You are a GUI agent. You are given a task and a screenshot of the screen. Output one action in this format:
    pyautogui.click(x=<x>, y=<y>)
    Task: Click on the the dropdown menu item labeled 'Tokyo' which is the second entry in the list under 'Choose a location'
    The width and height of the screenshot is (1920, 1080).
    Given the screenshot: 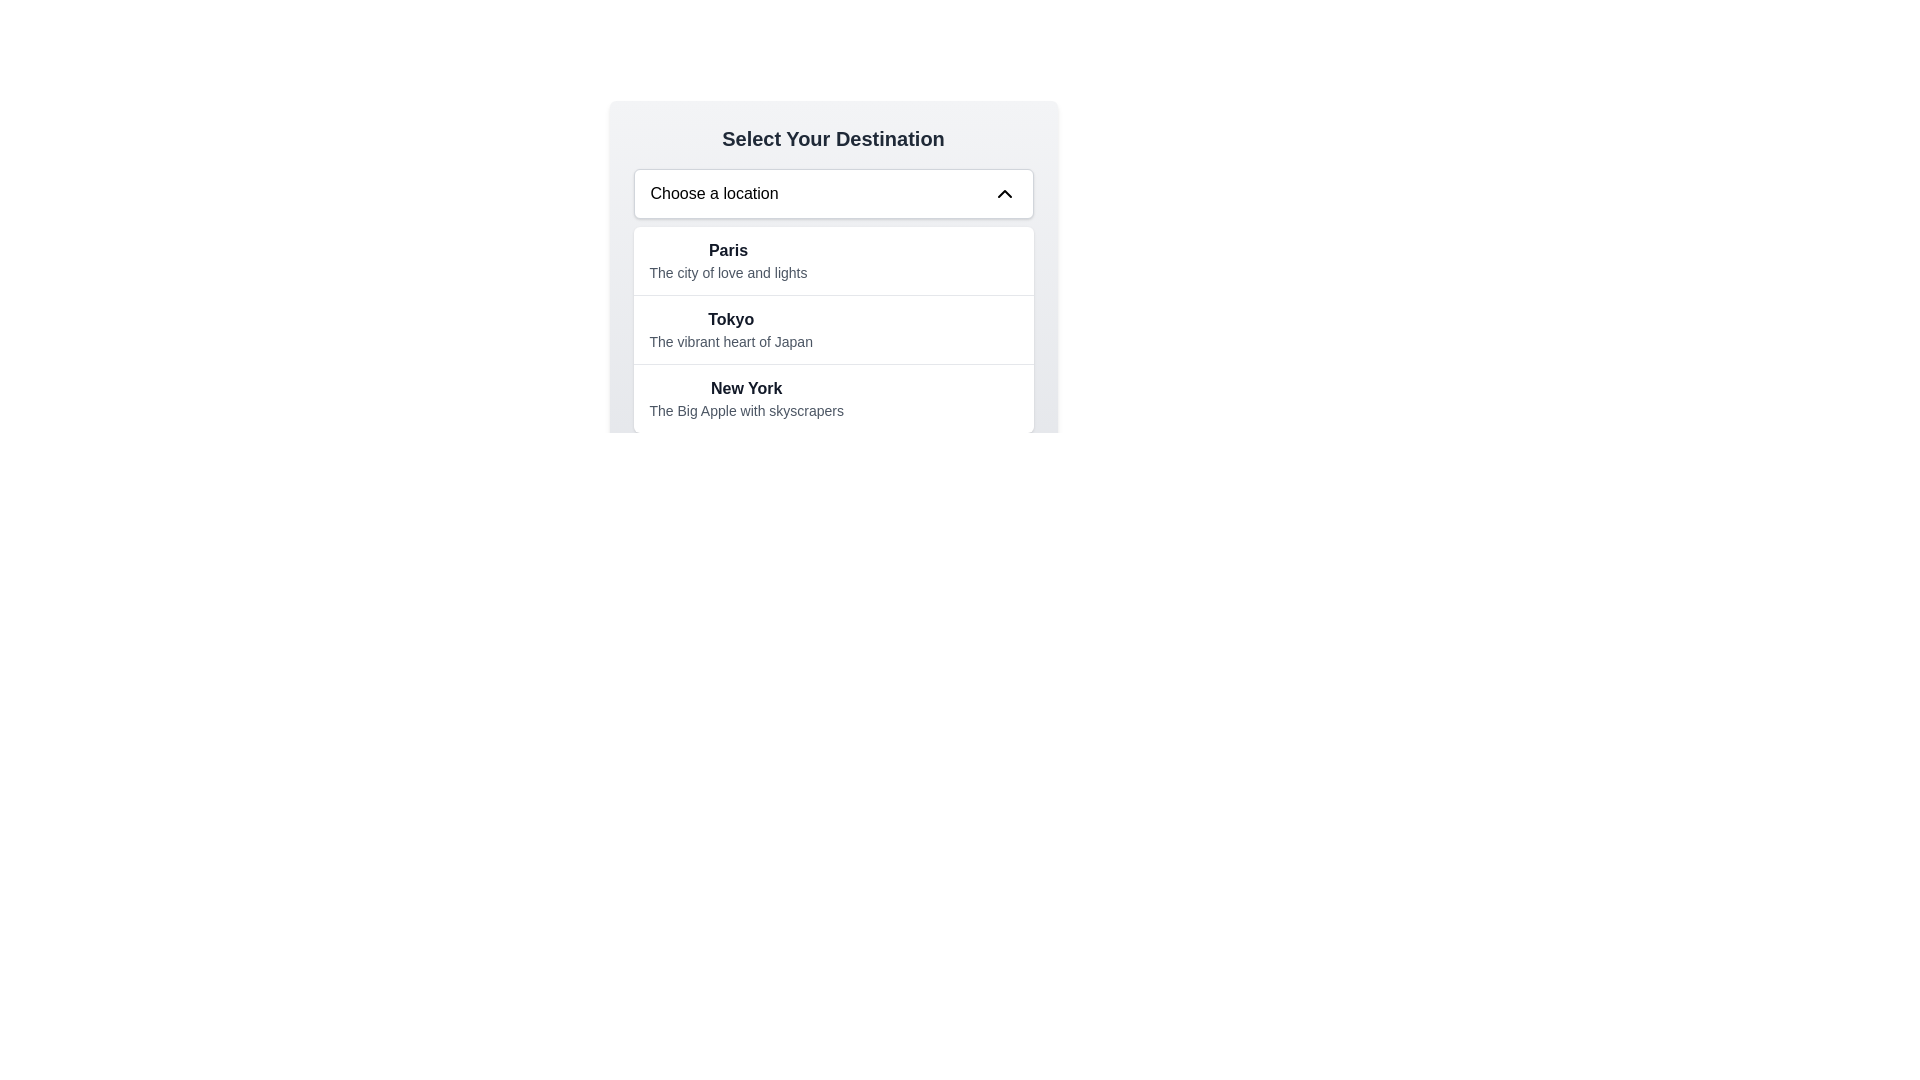 What is the action you would take?
    pyautogui.click(x=833, y=329)
    